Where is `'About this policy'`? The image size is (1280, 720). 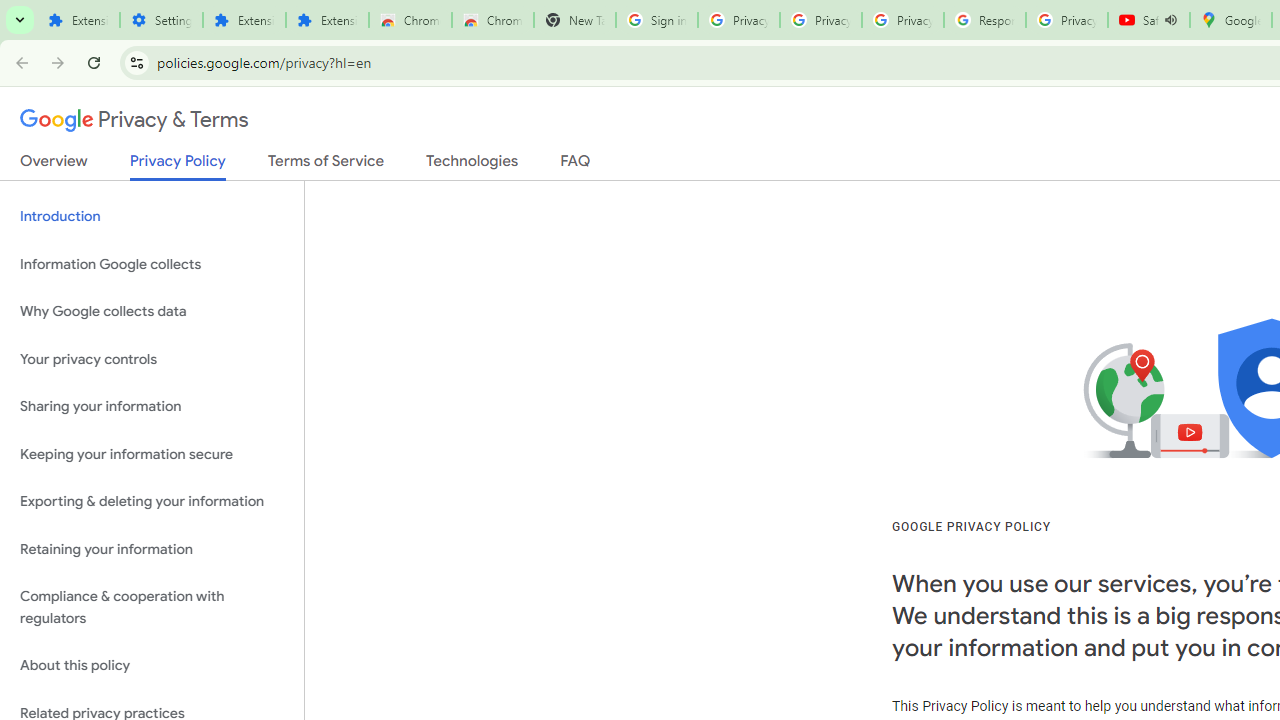 'About this policy' is located at coordinates (151, 666).